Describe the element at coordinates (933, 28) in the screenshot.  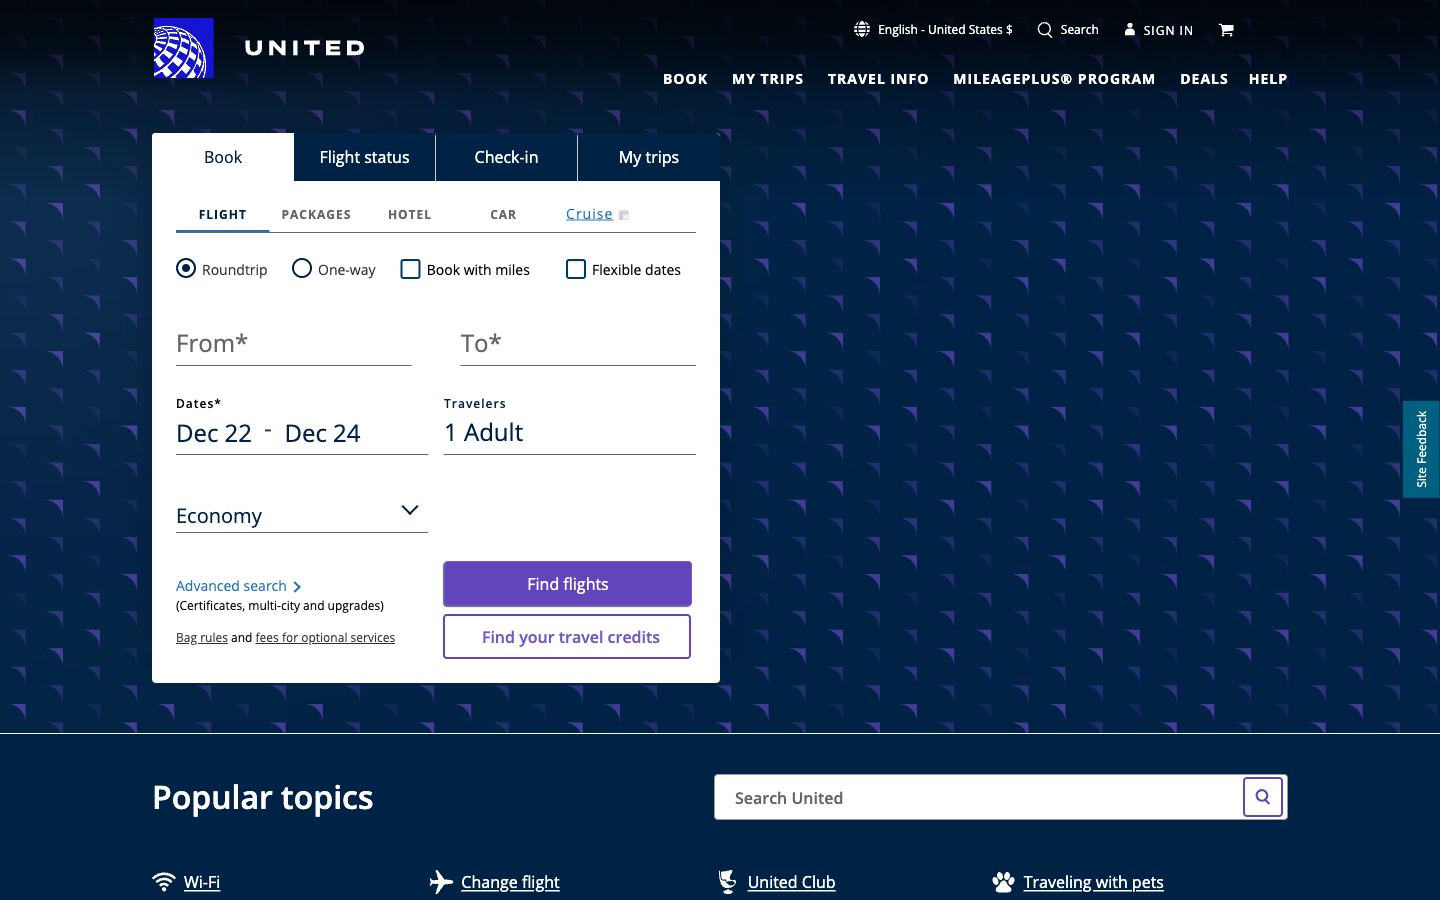
I see `Switch the language` at that location.